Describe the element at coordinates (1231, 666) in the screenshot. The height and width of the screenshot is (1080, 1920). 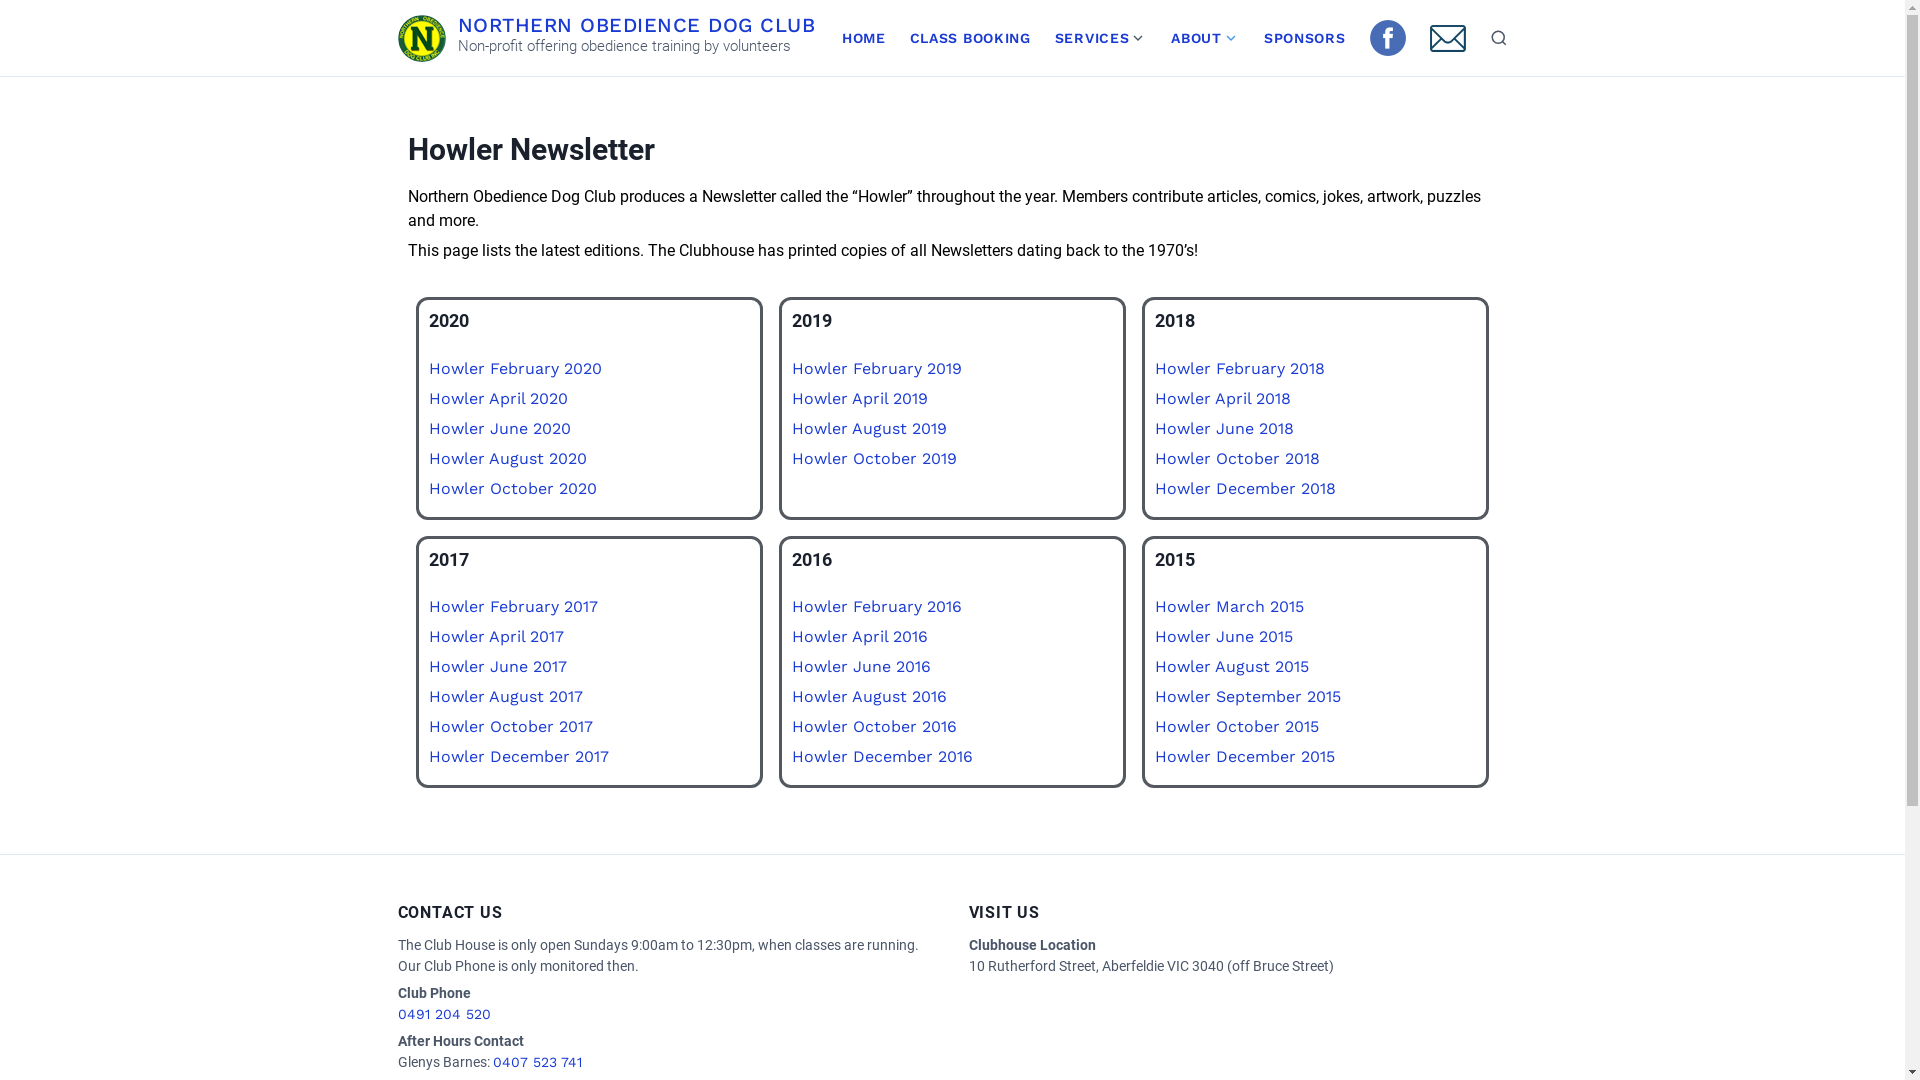
I see `'Howler August 2015'` at that location.